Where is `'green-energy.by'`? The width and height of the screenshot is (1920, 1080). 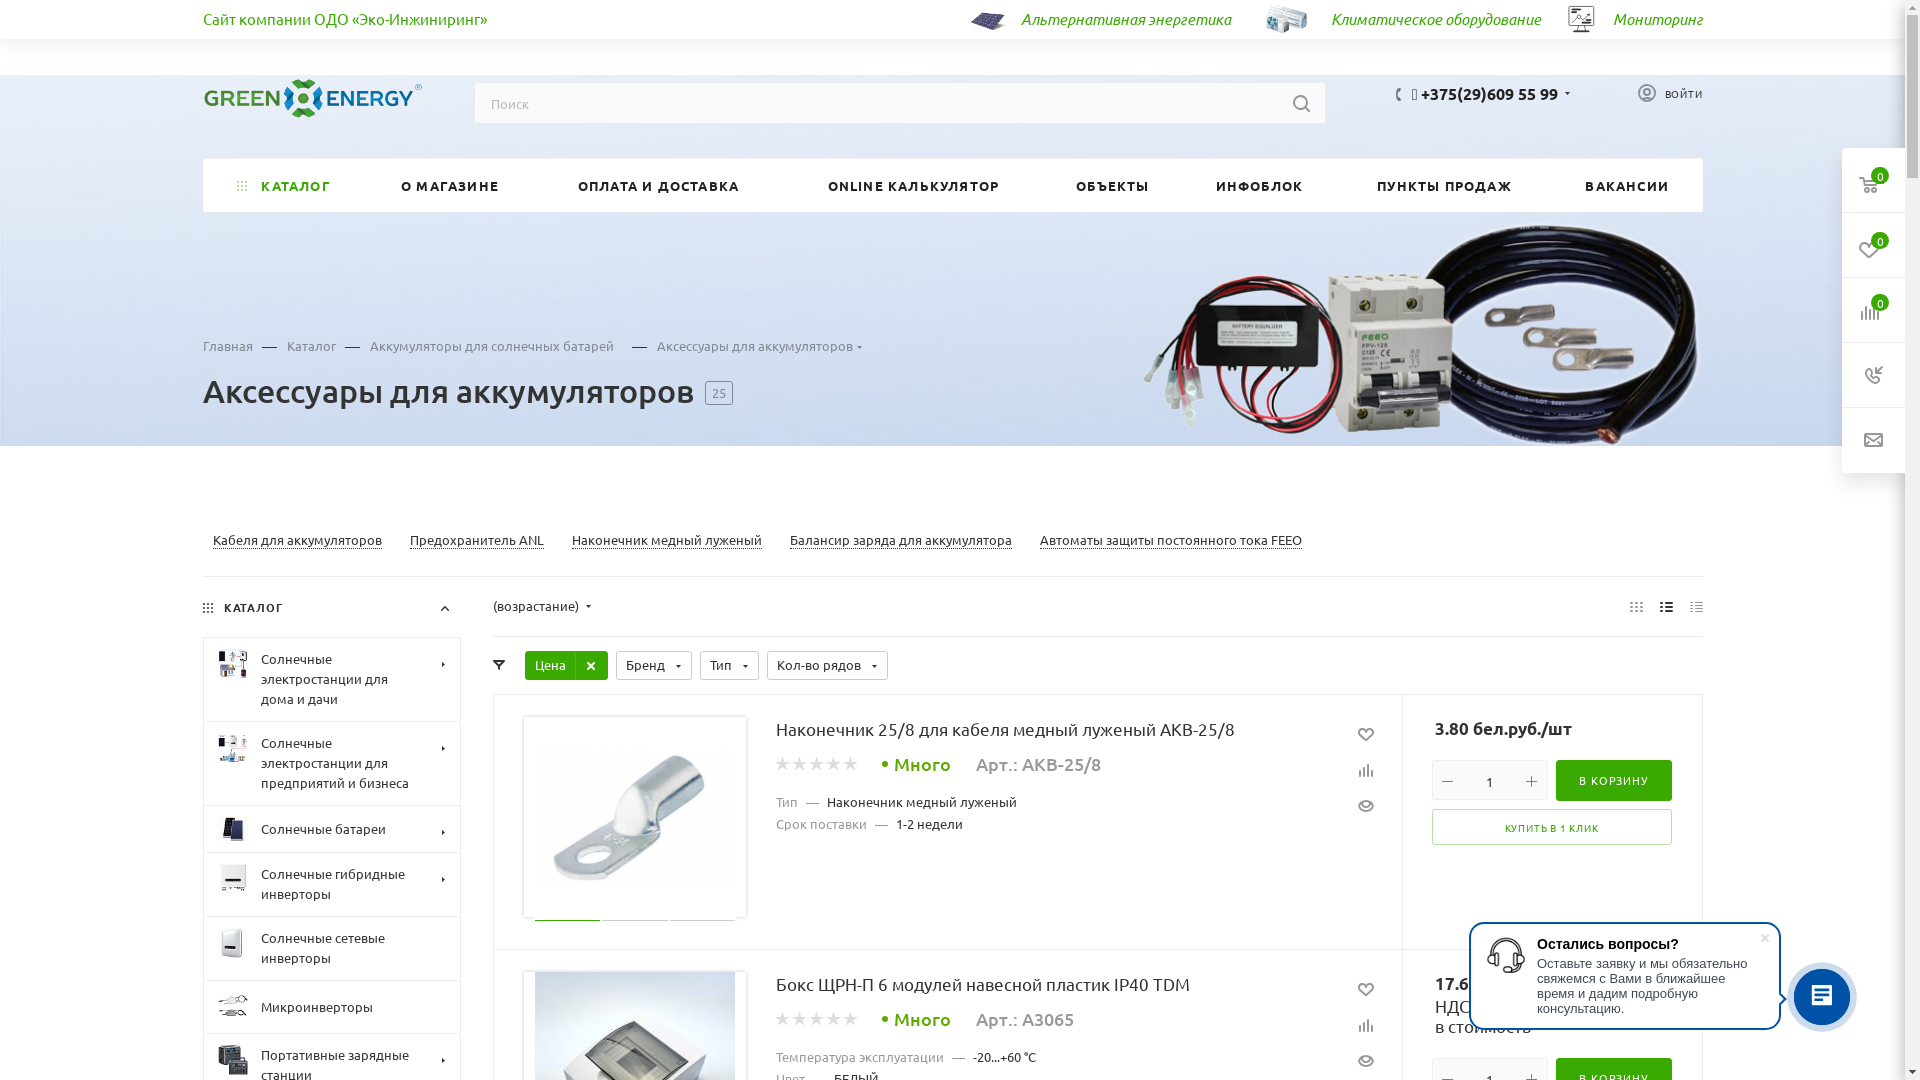 'green-energy.by' is located at coordinates (201, 99).